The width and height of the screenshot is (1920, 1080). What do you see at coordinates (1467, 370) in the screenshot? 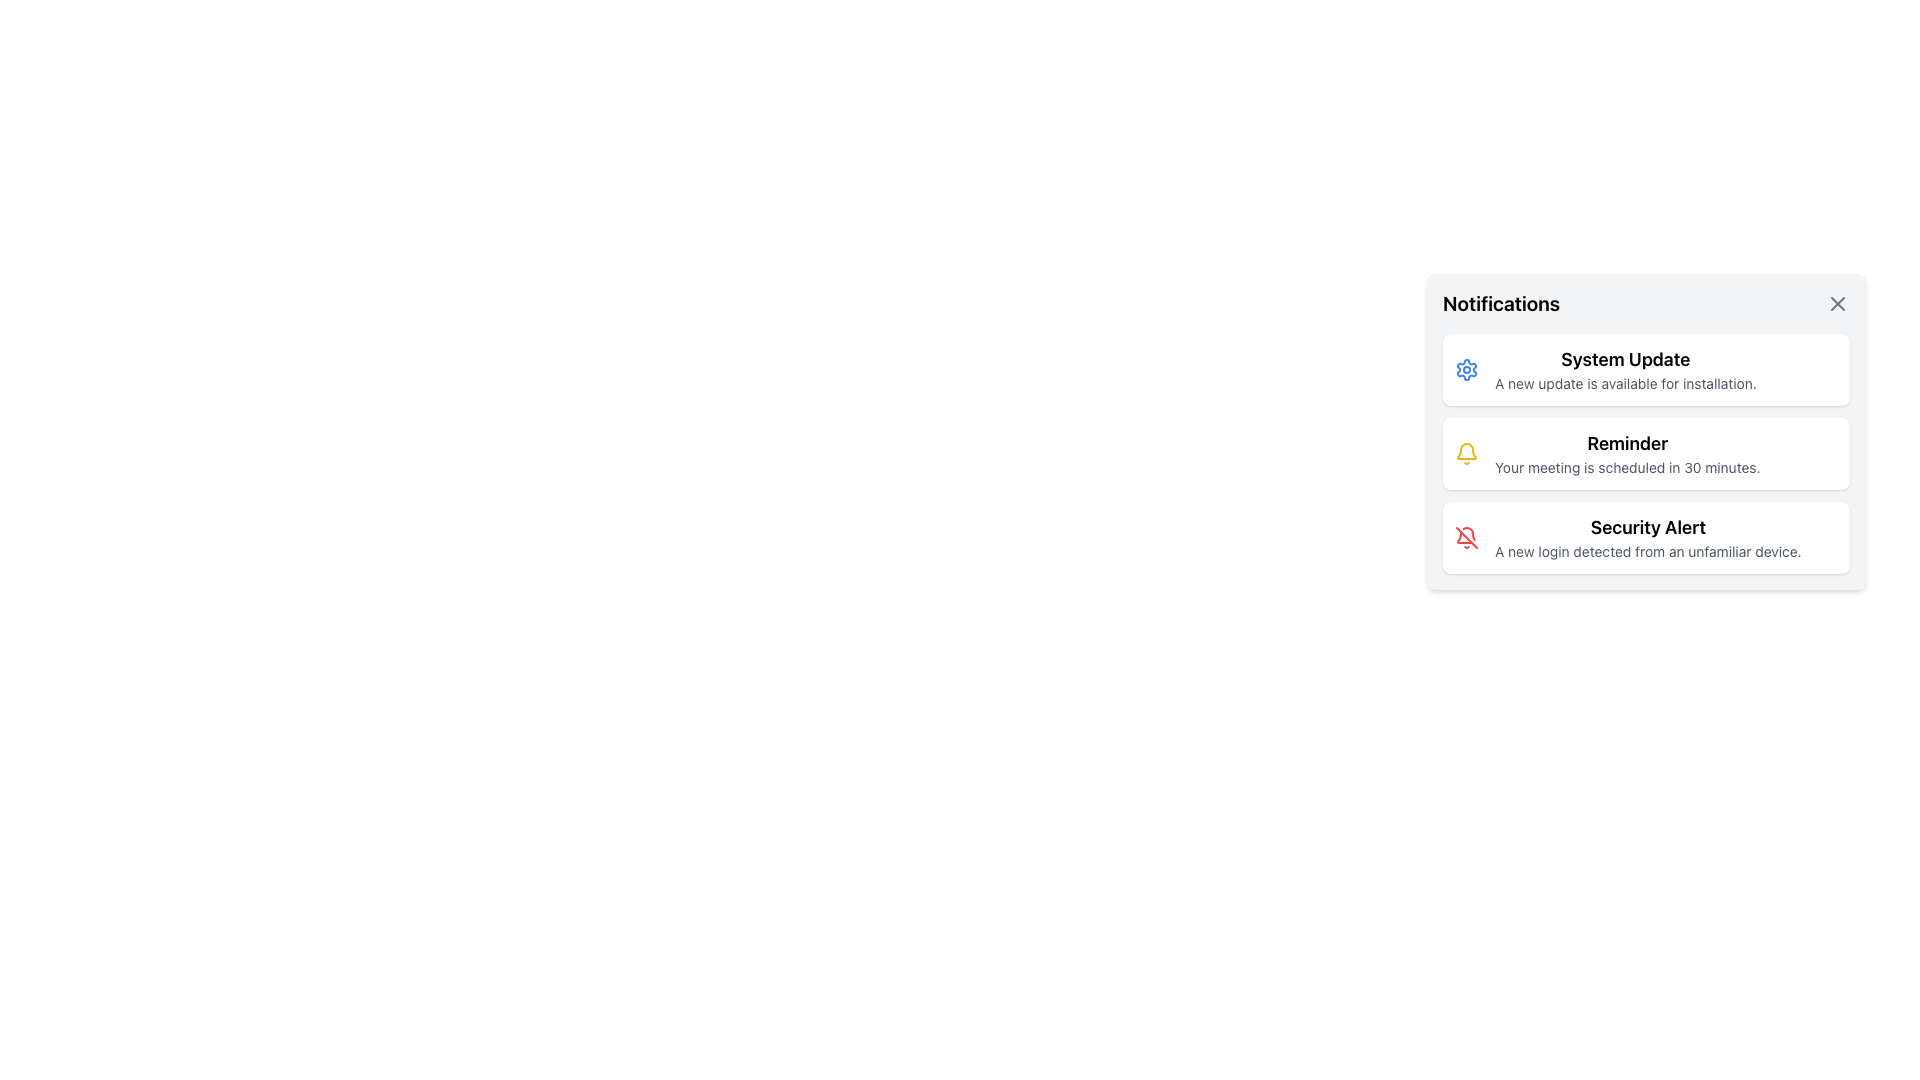
I see `the gear-like SVG icon located` at bounding box center [1467, 370].